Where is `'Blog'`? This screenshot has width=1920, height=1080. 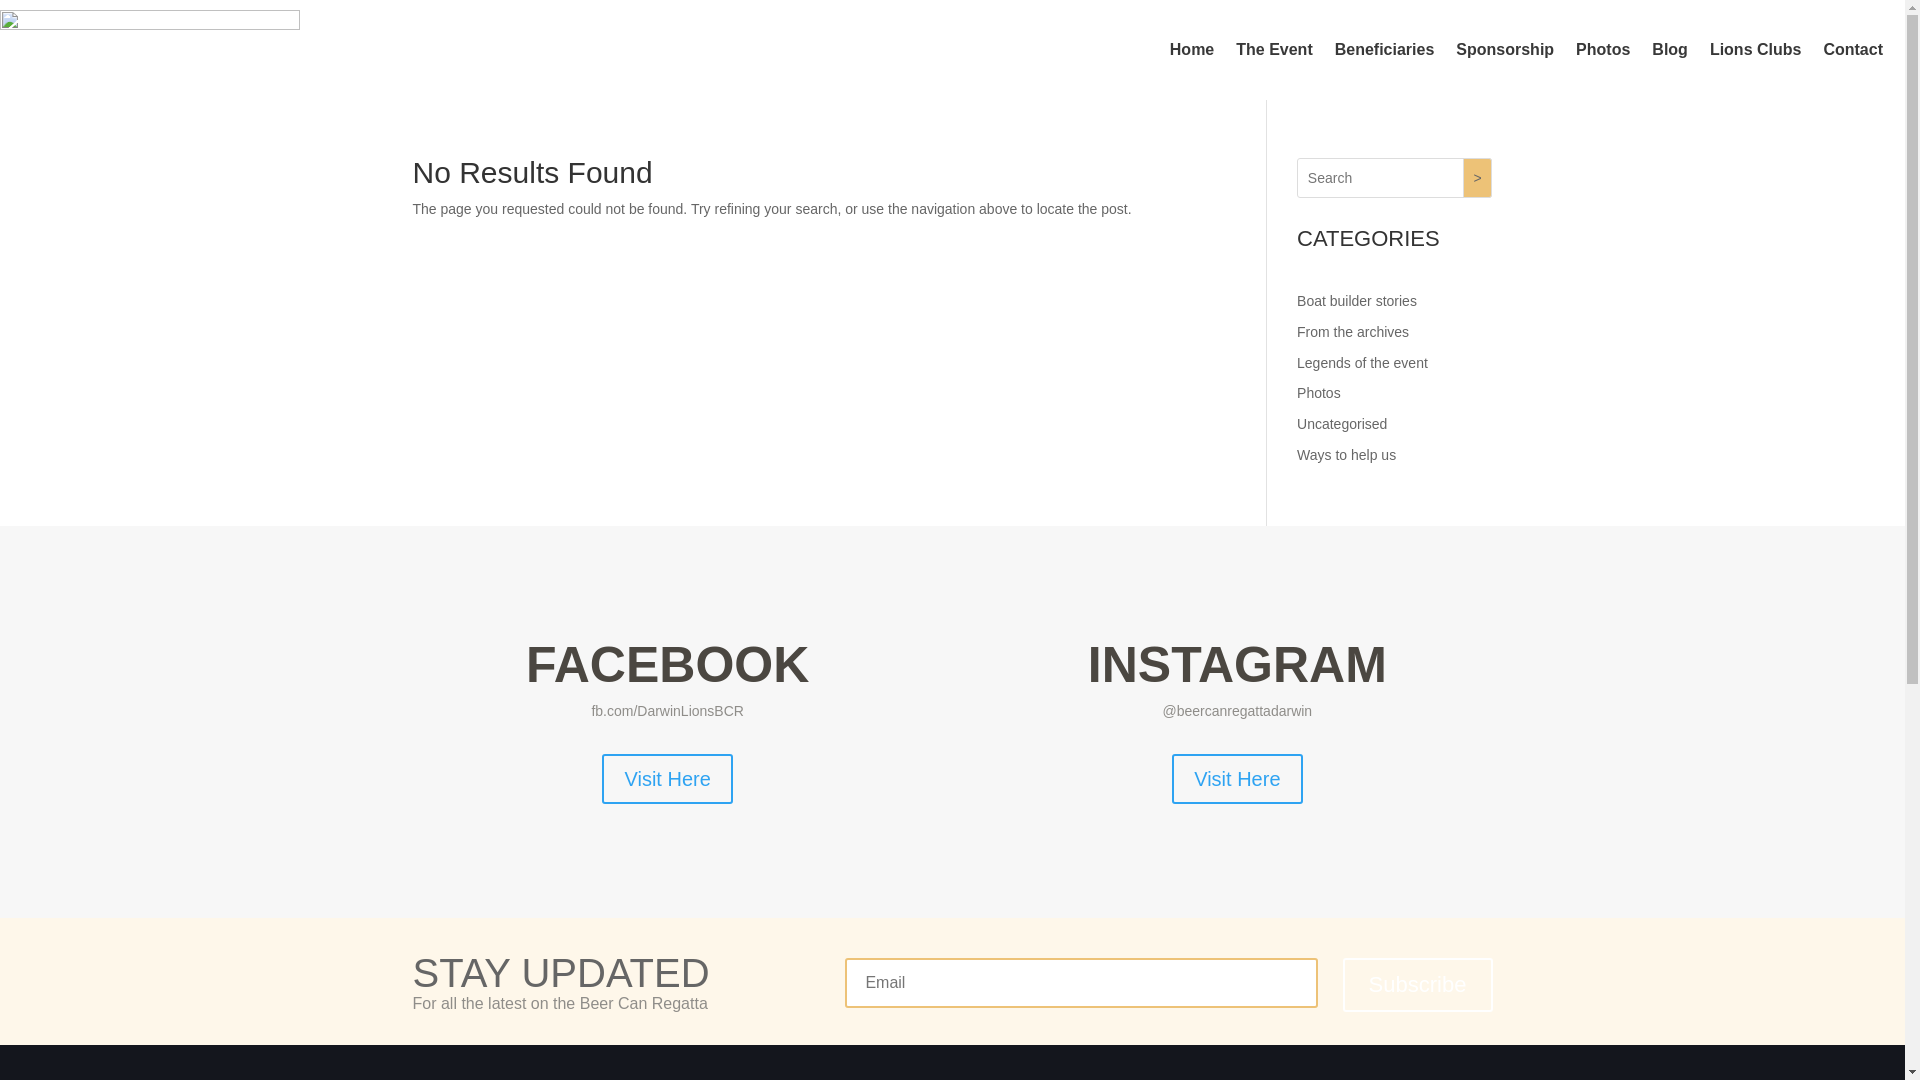
'Blog' is located at coordinates (1651, 49).